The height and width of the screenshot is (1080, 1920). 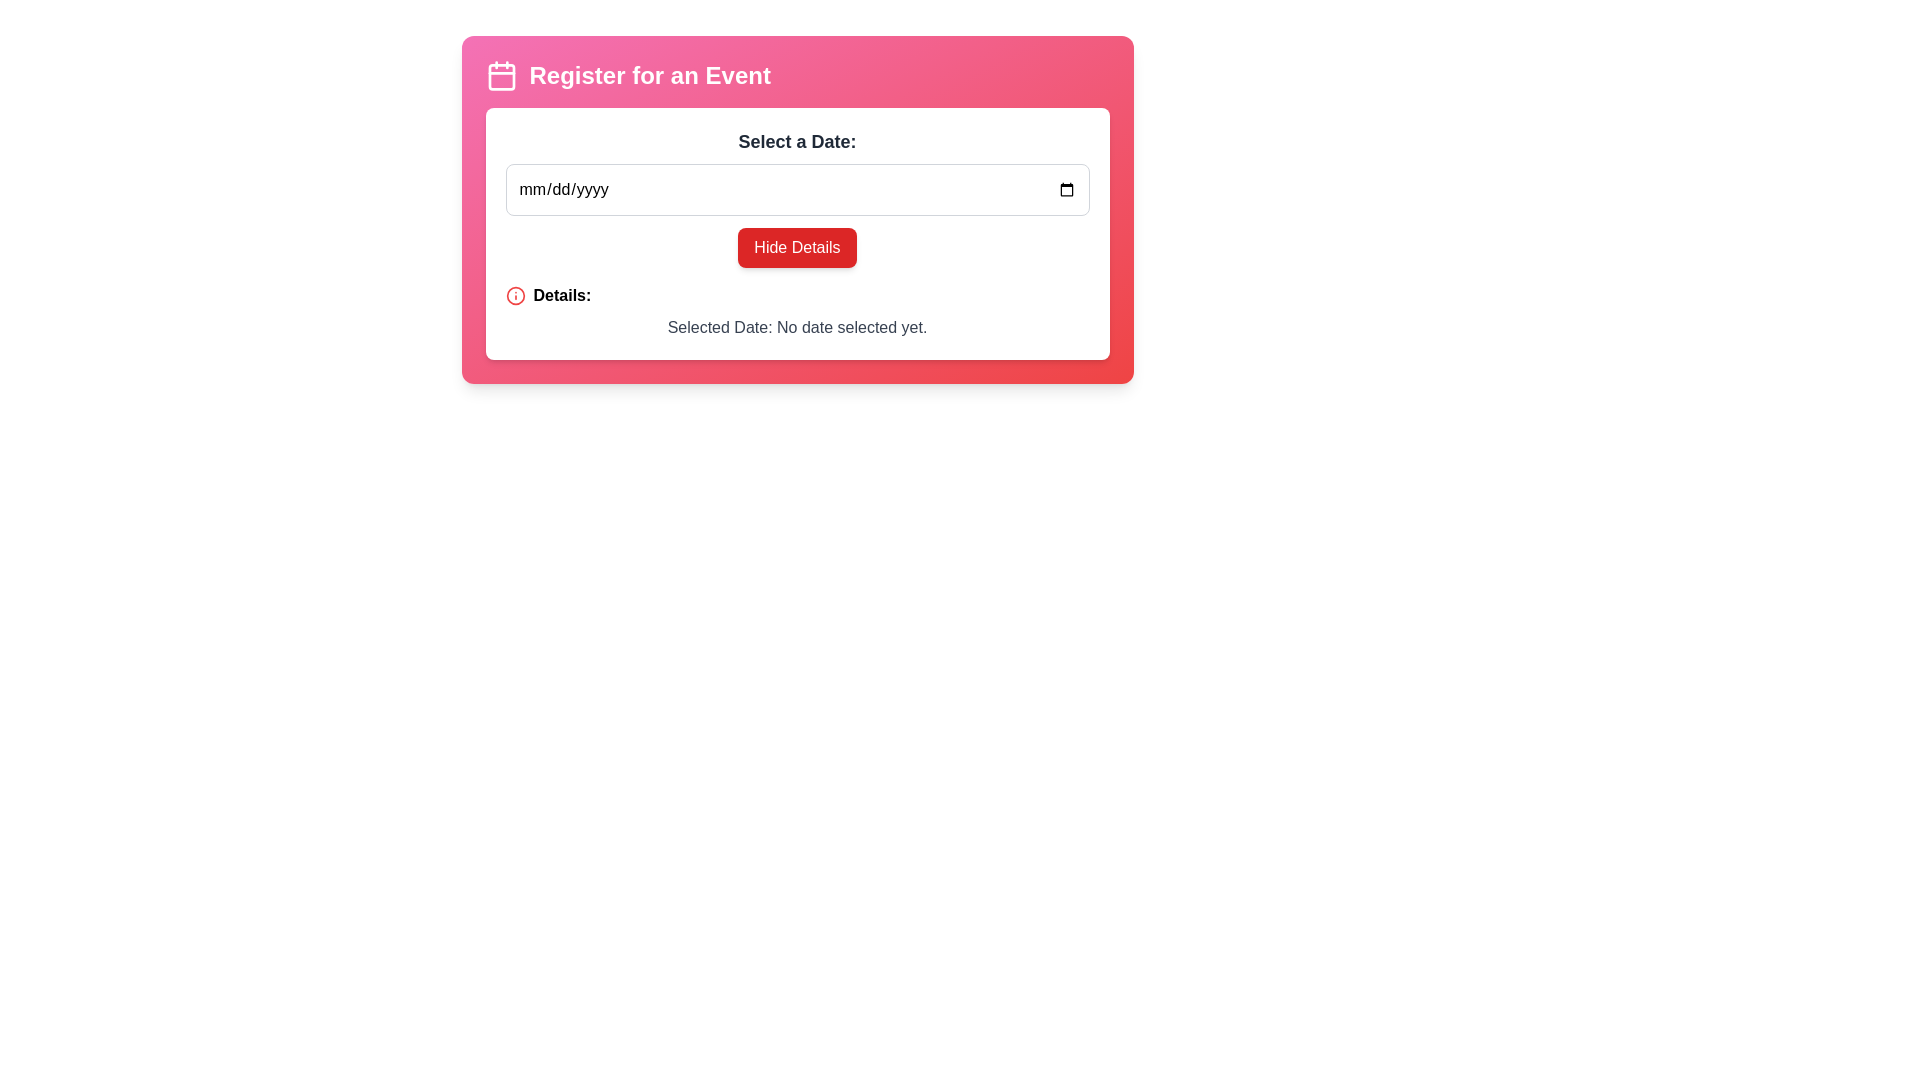 What do you see at coordinates (796, 326) in the screenshot?
I see `content displayed in the text element located below the 'Details:' label and an icon, which provides information about the date selection or its absence` at bounding box center [796, 326].